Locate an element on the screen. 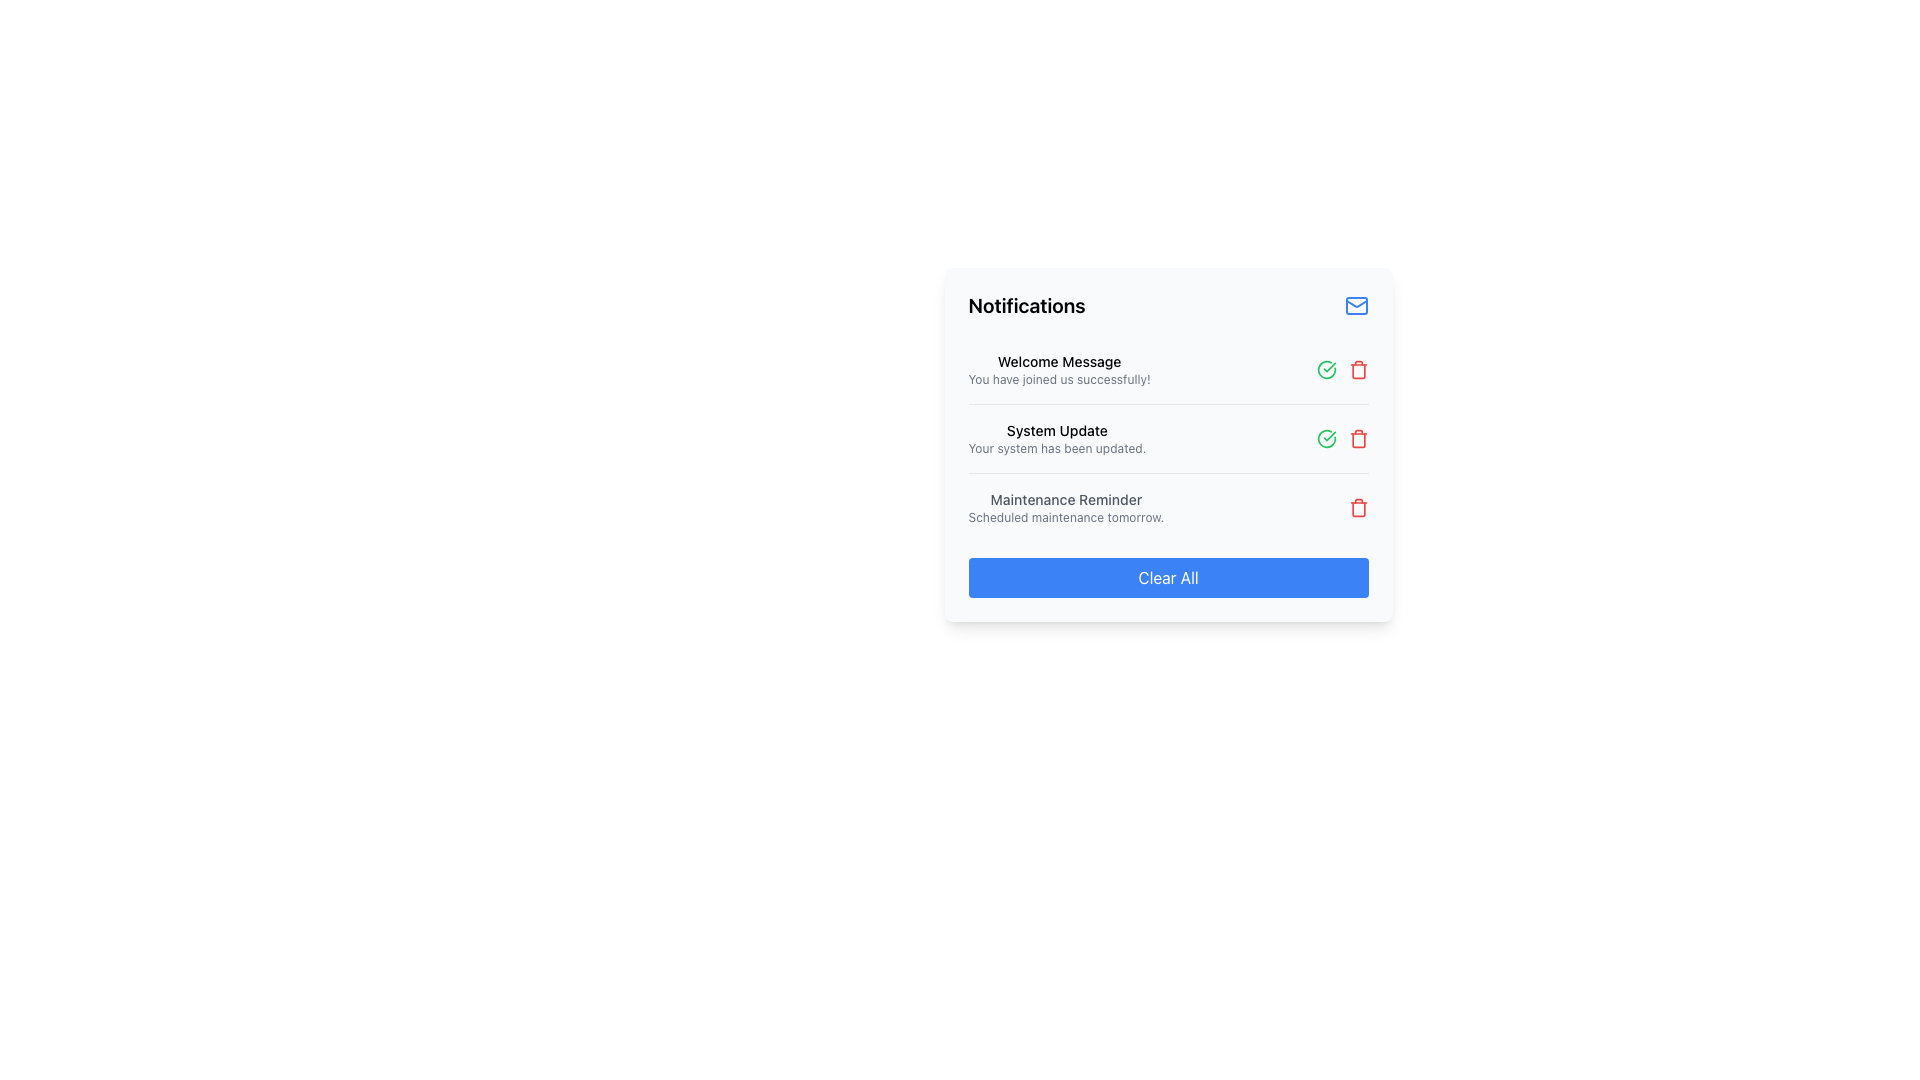  the button located as the last sibling in the row of icons is located at coordinates (1358, 438).